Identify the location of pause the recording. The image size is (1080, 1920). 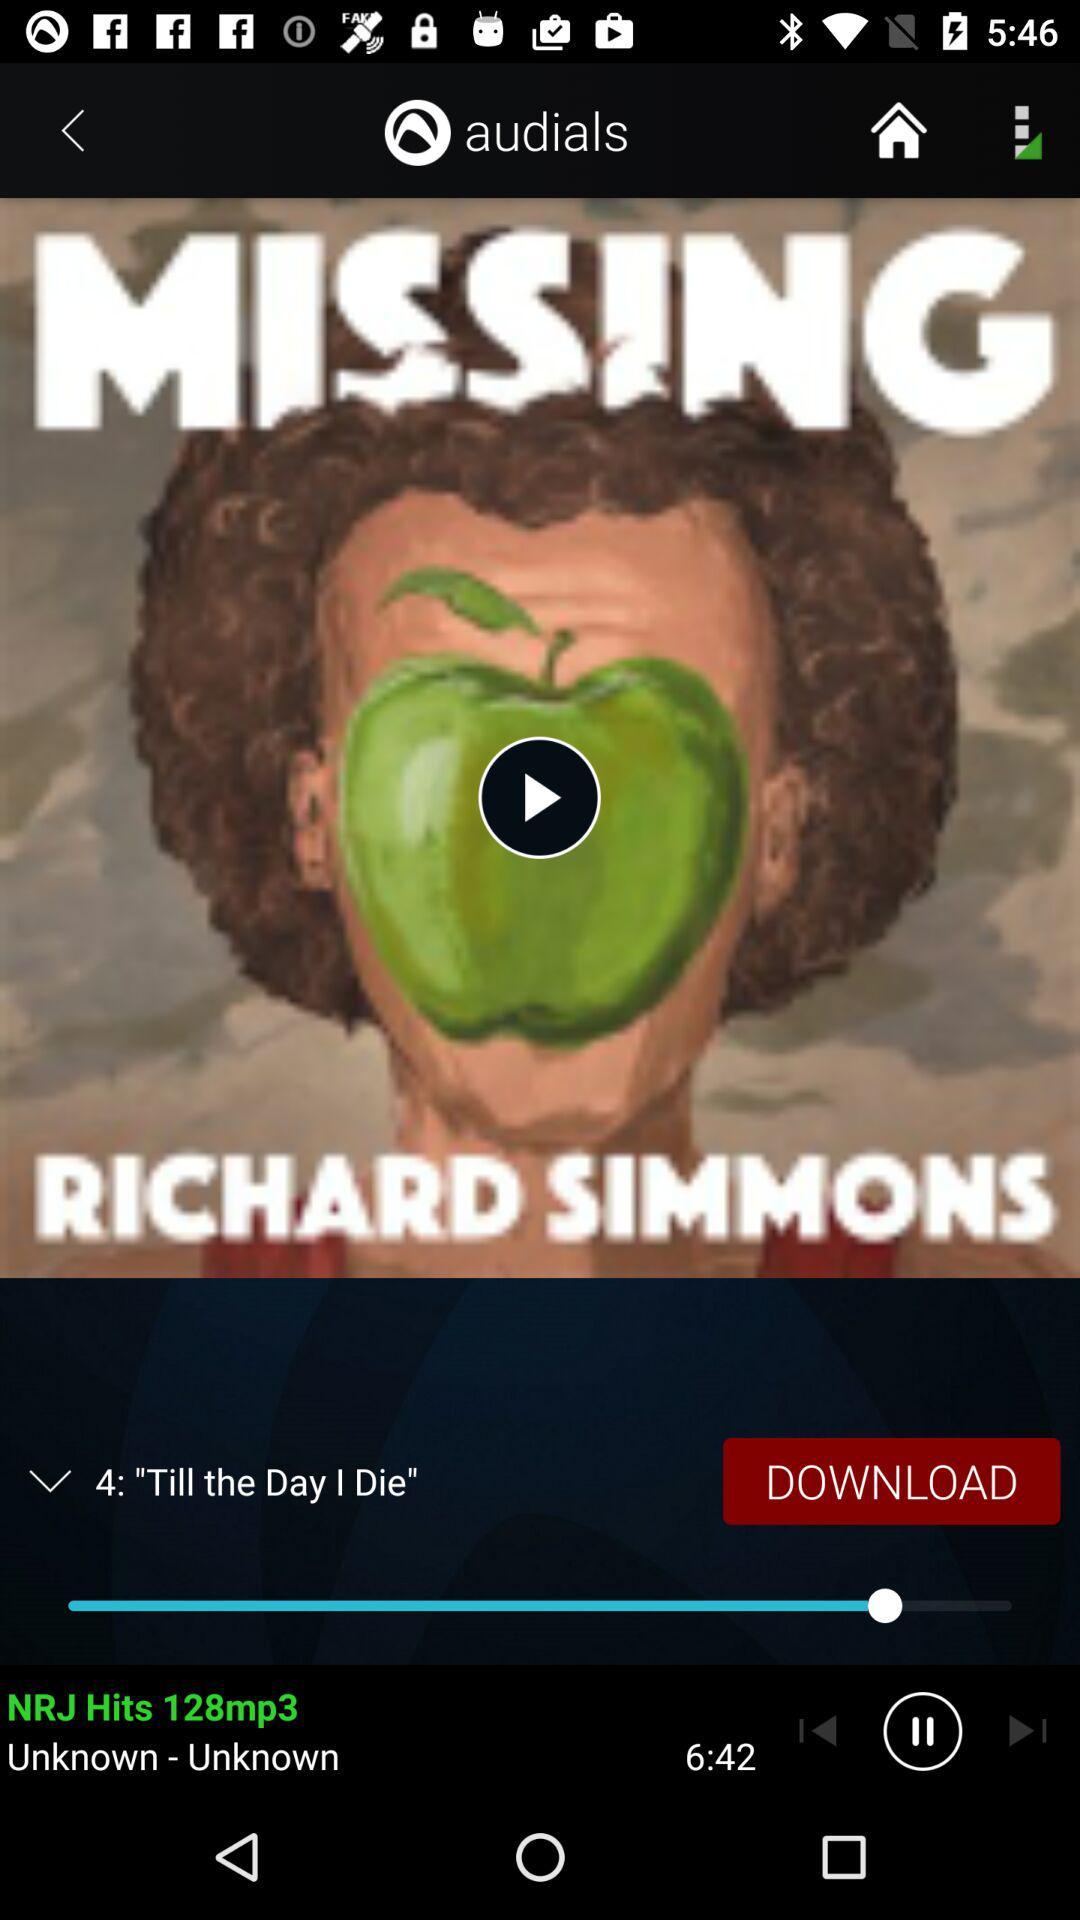
(922, 1730).